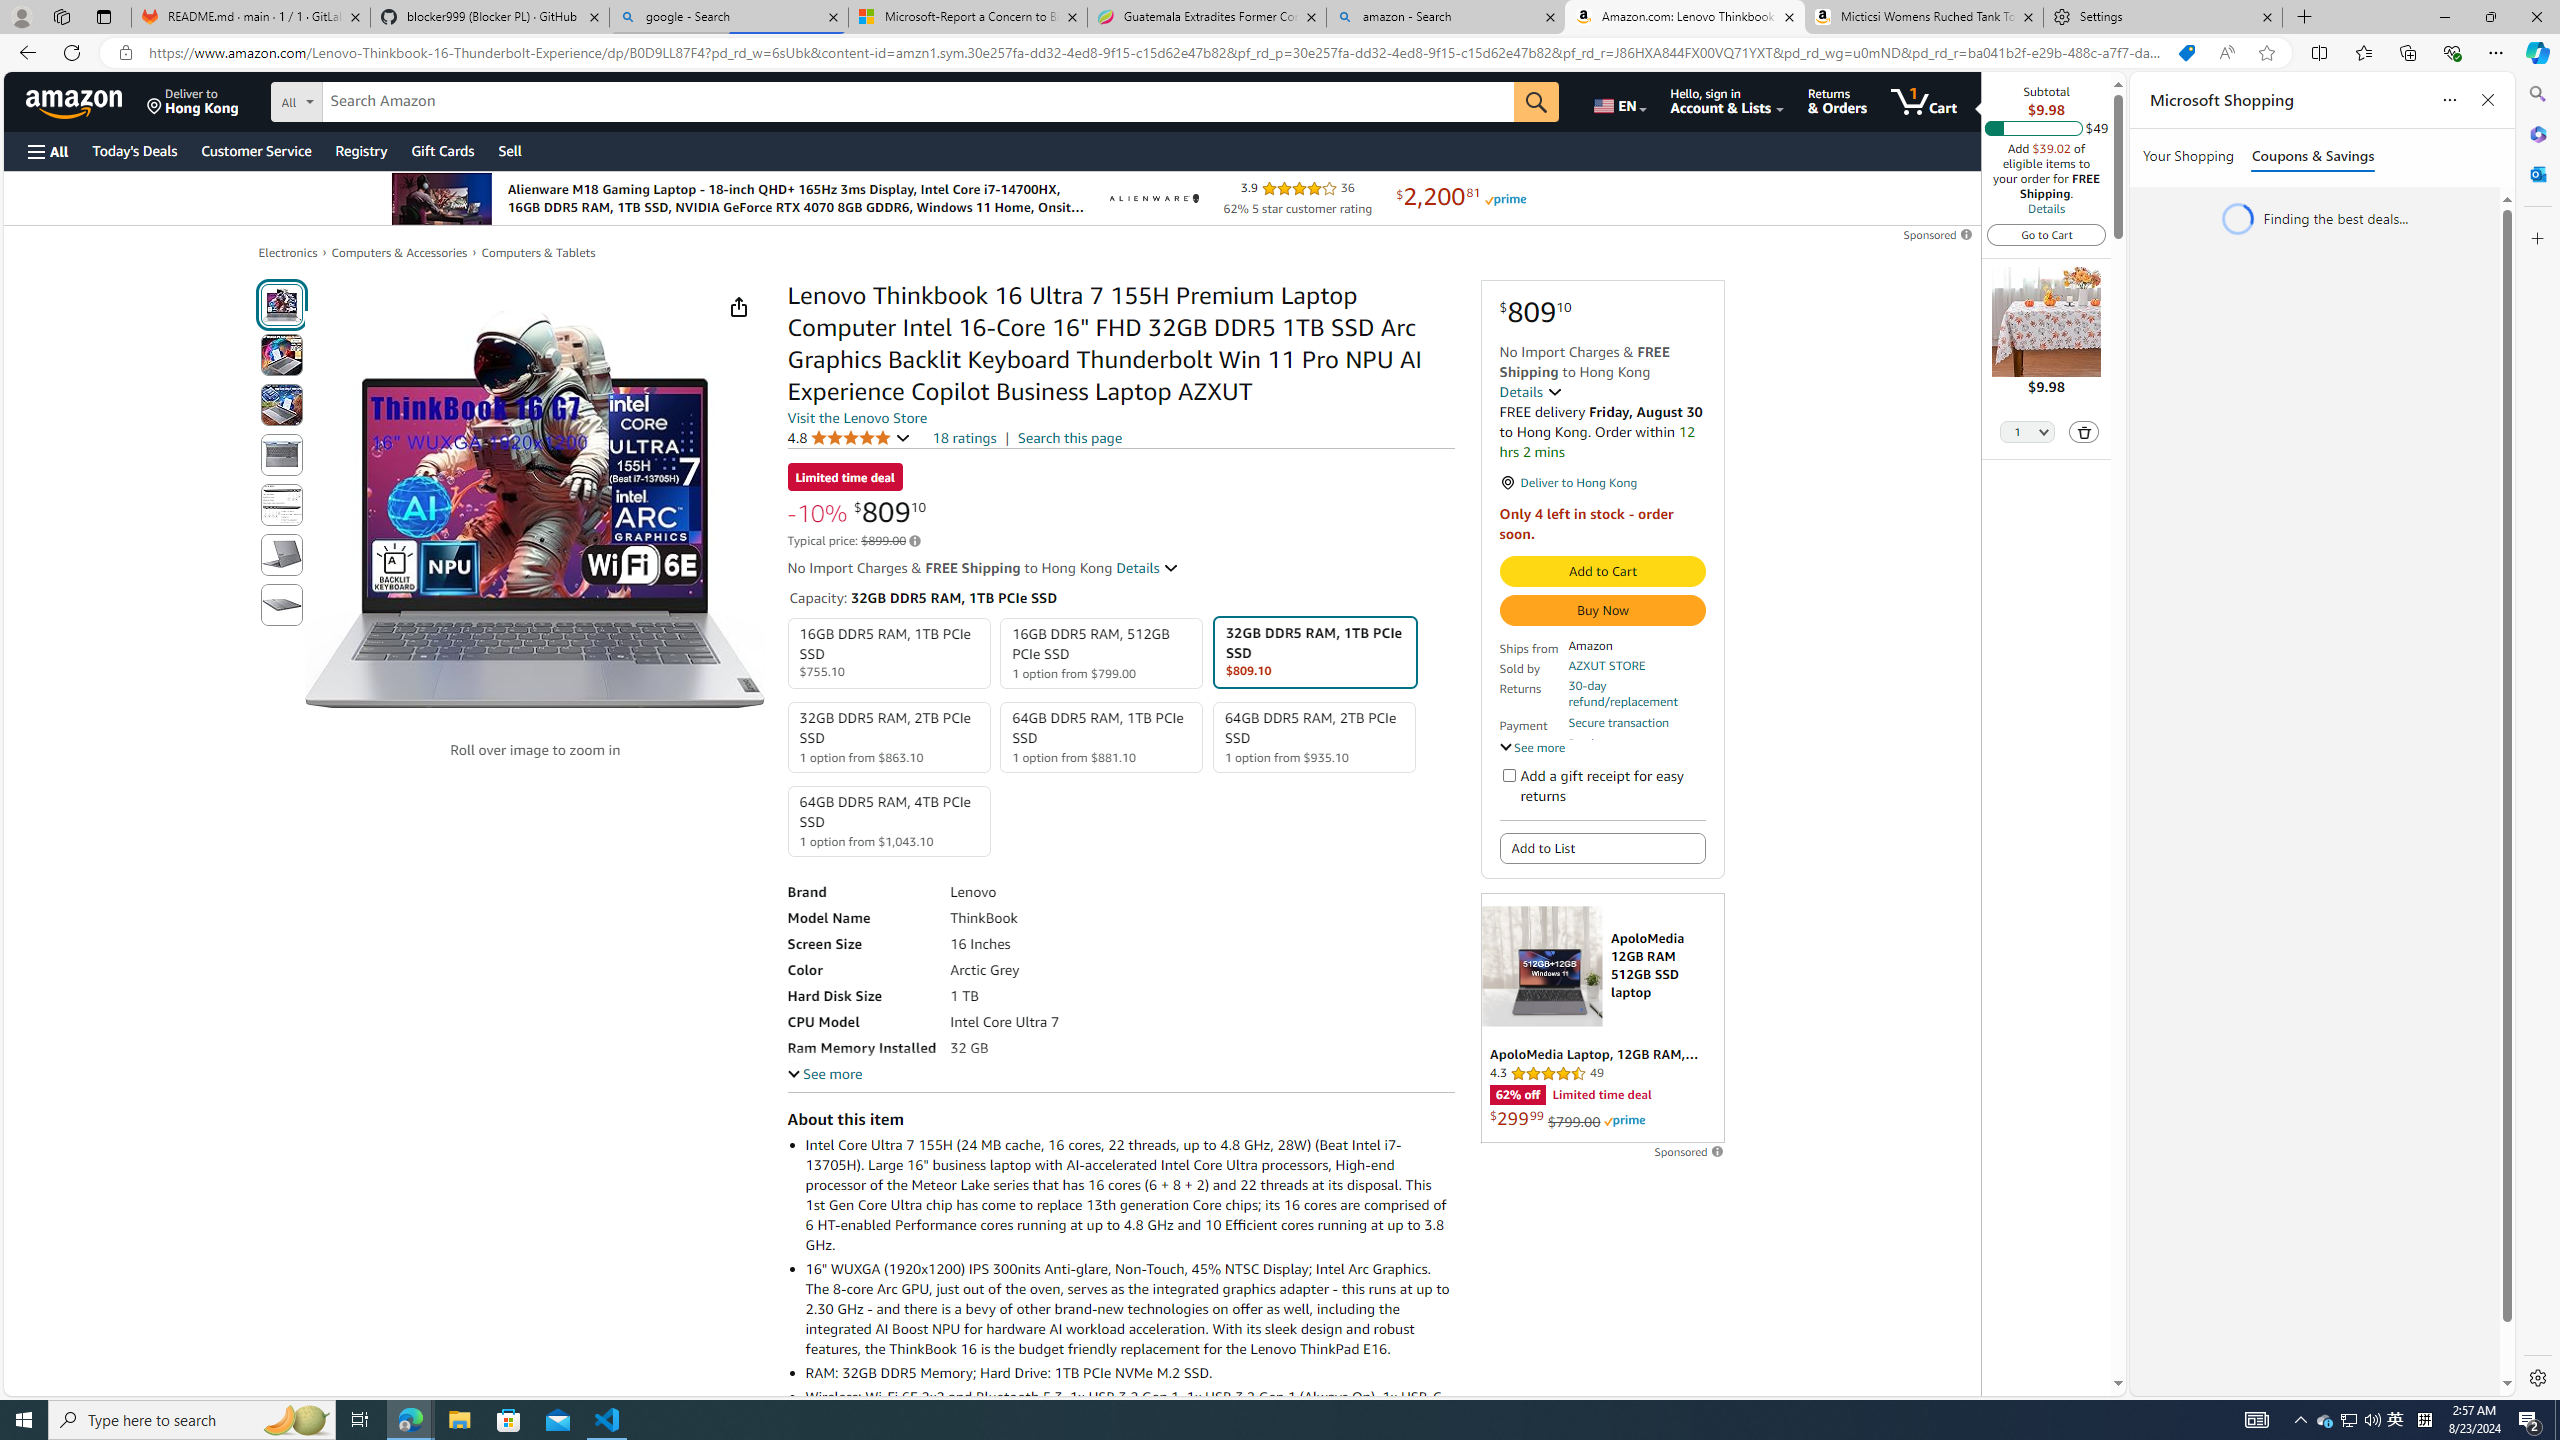 This screenshot has width=2560, height=1440. Describe the element at coordinates (1602, 609) in the screenshot. I see `'Buy Now'` at that location.